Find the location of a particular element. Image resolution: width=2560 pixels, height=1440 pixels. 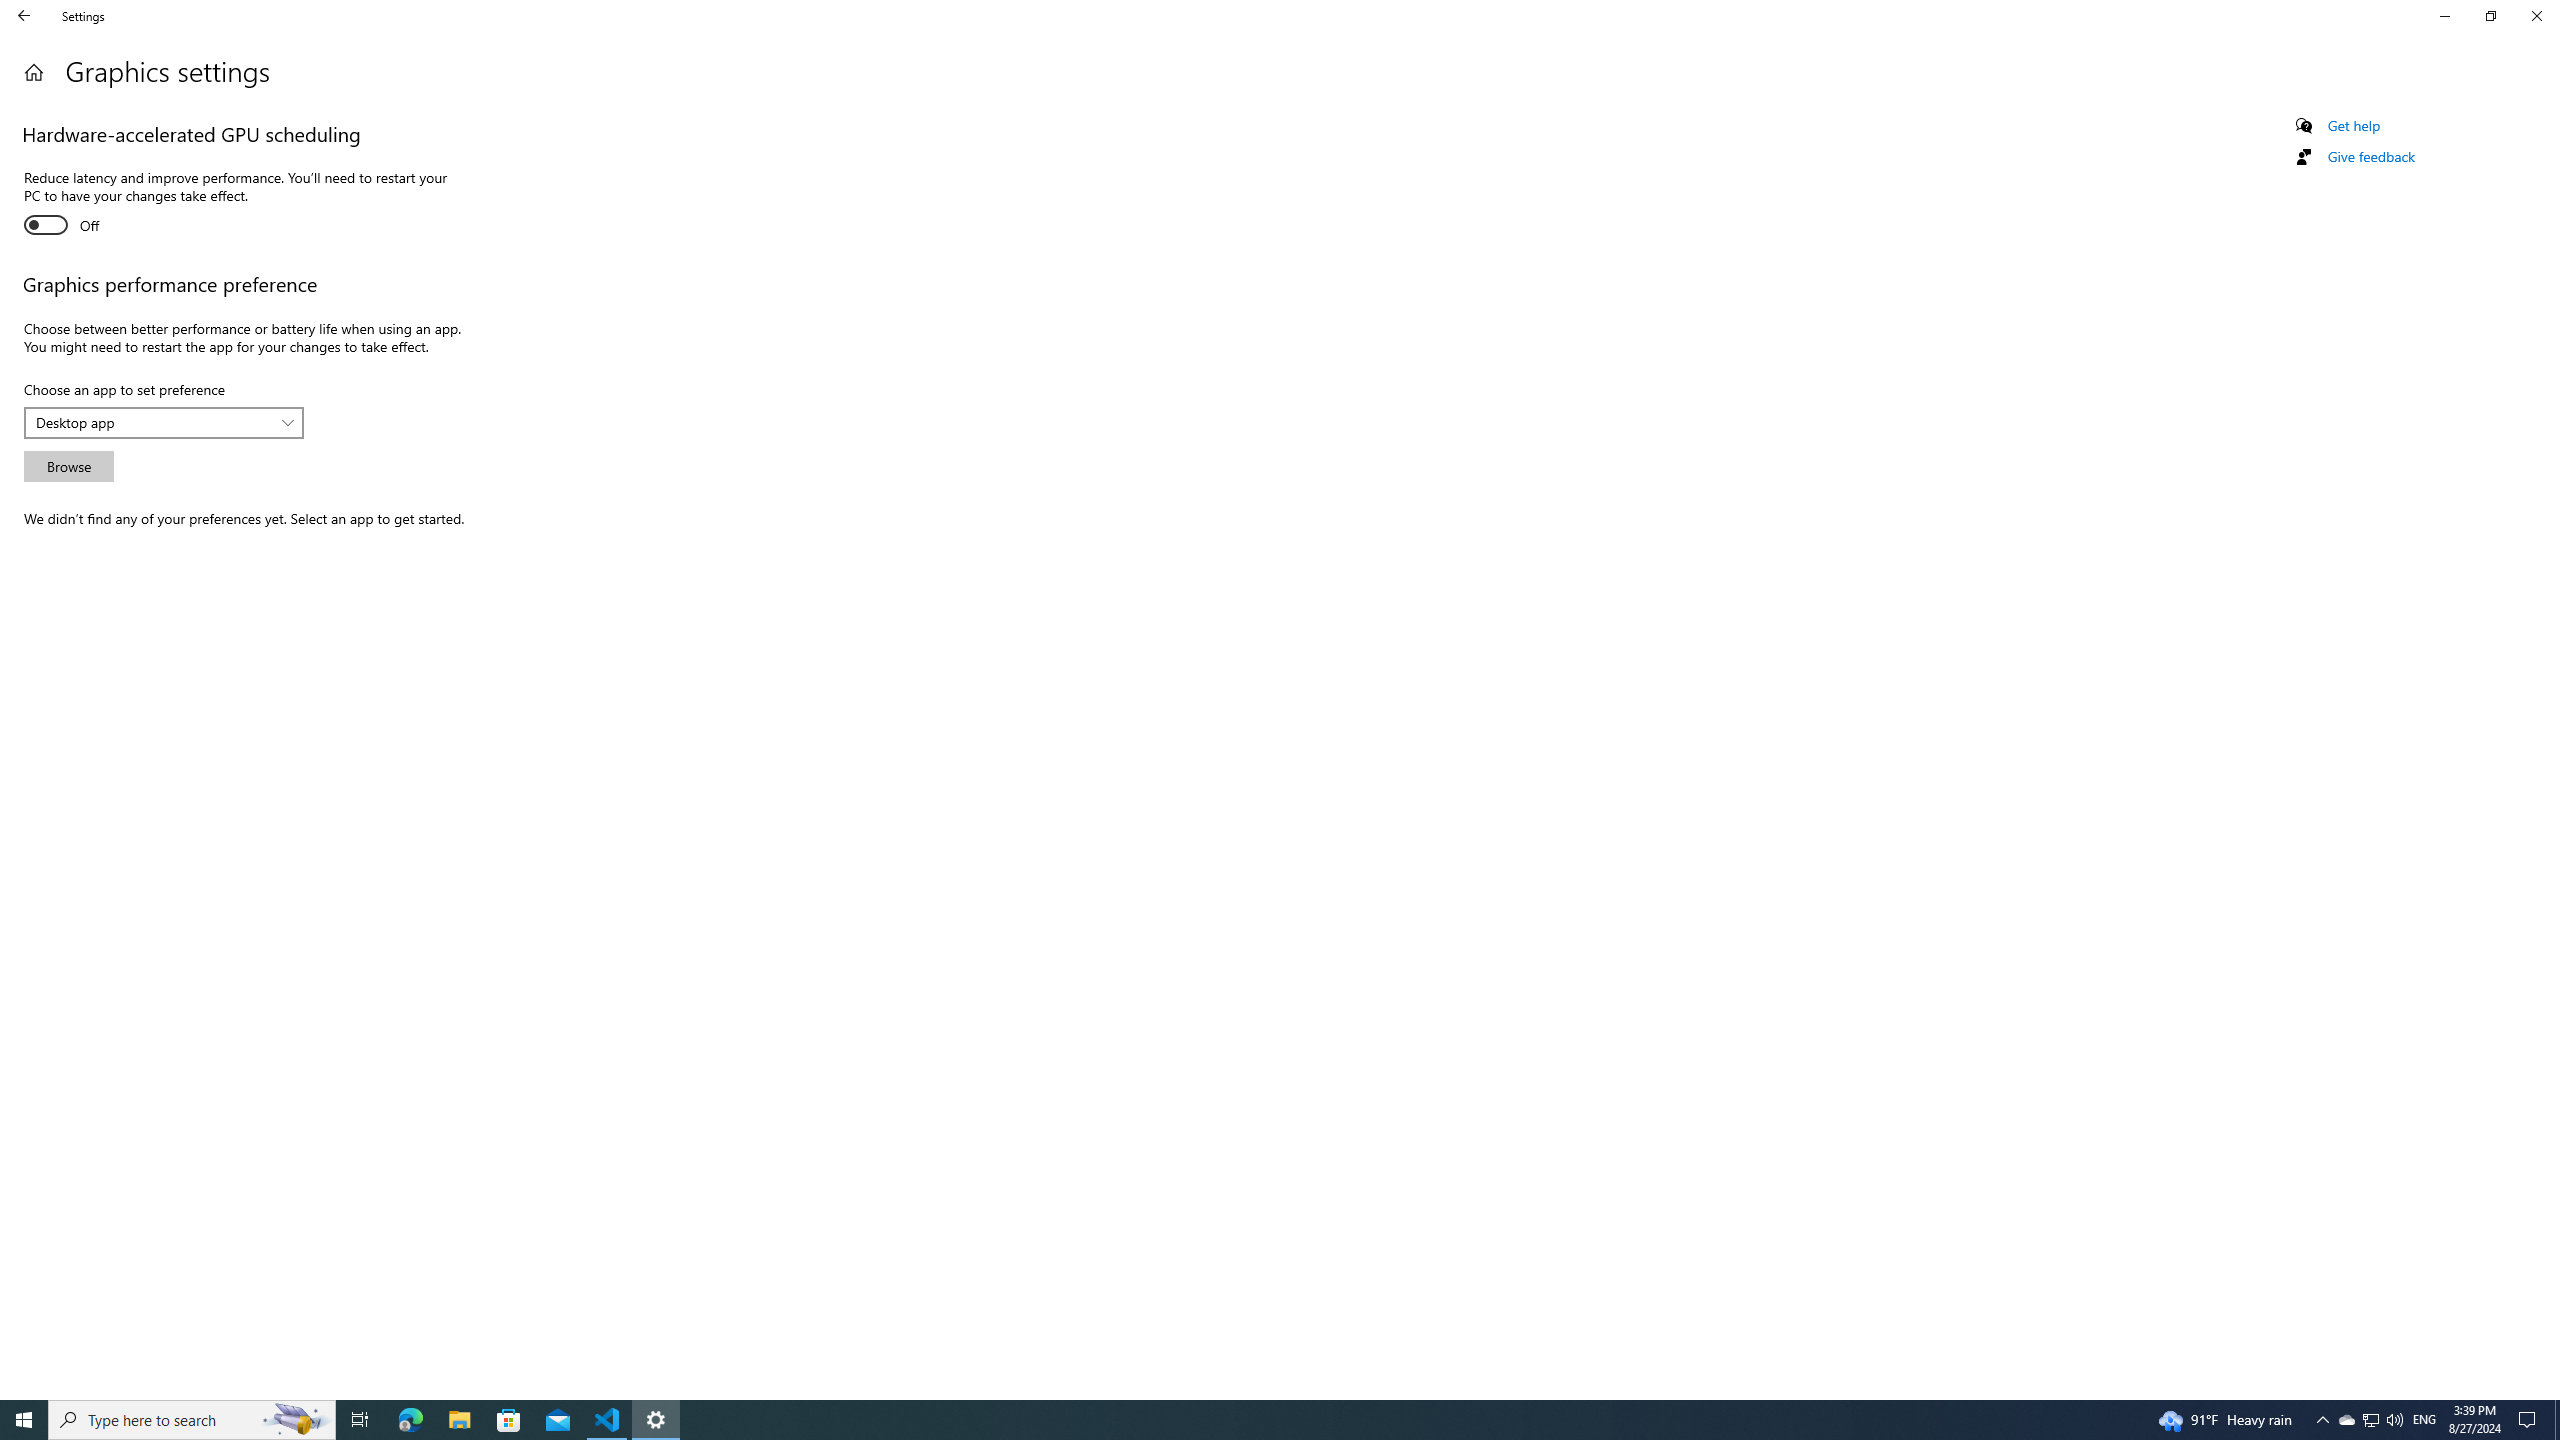

'Minimize Settings' is located at coordinates (2443, 15).